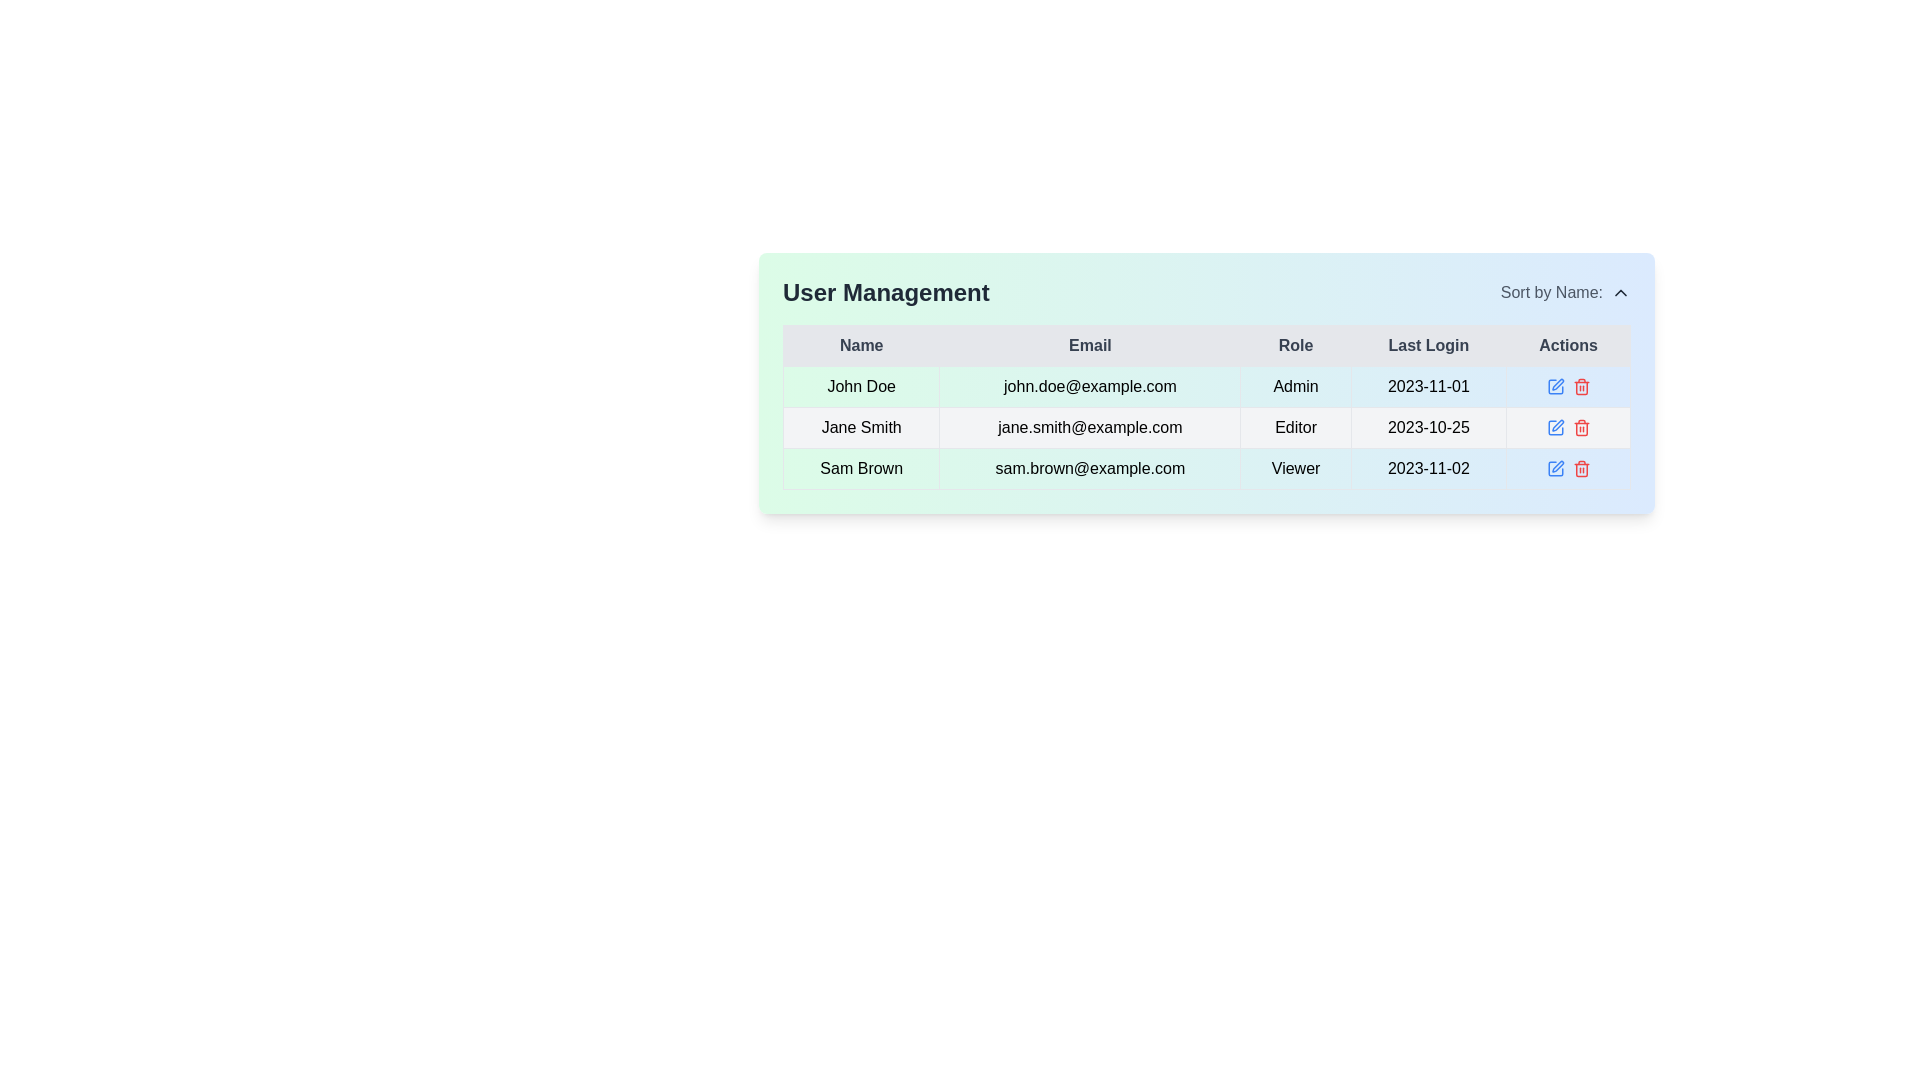 This screenshot has height=1080, width=1920. I want to click on the last row in the user information data grid, which contains the name 'Sam Brown', so click(1205, 469).